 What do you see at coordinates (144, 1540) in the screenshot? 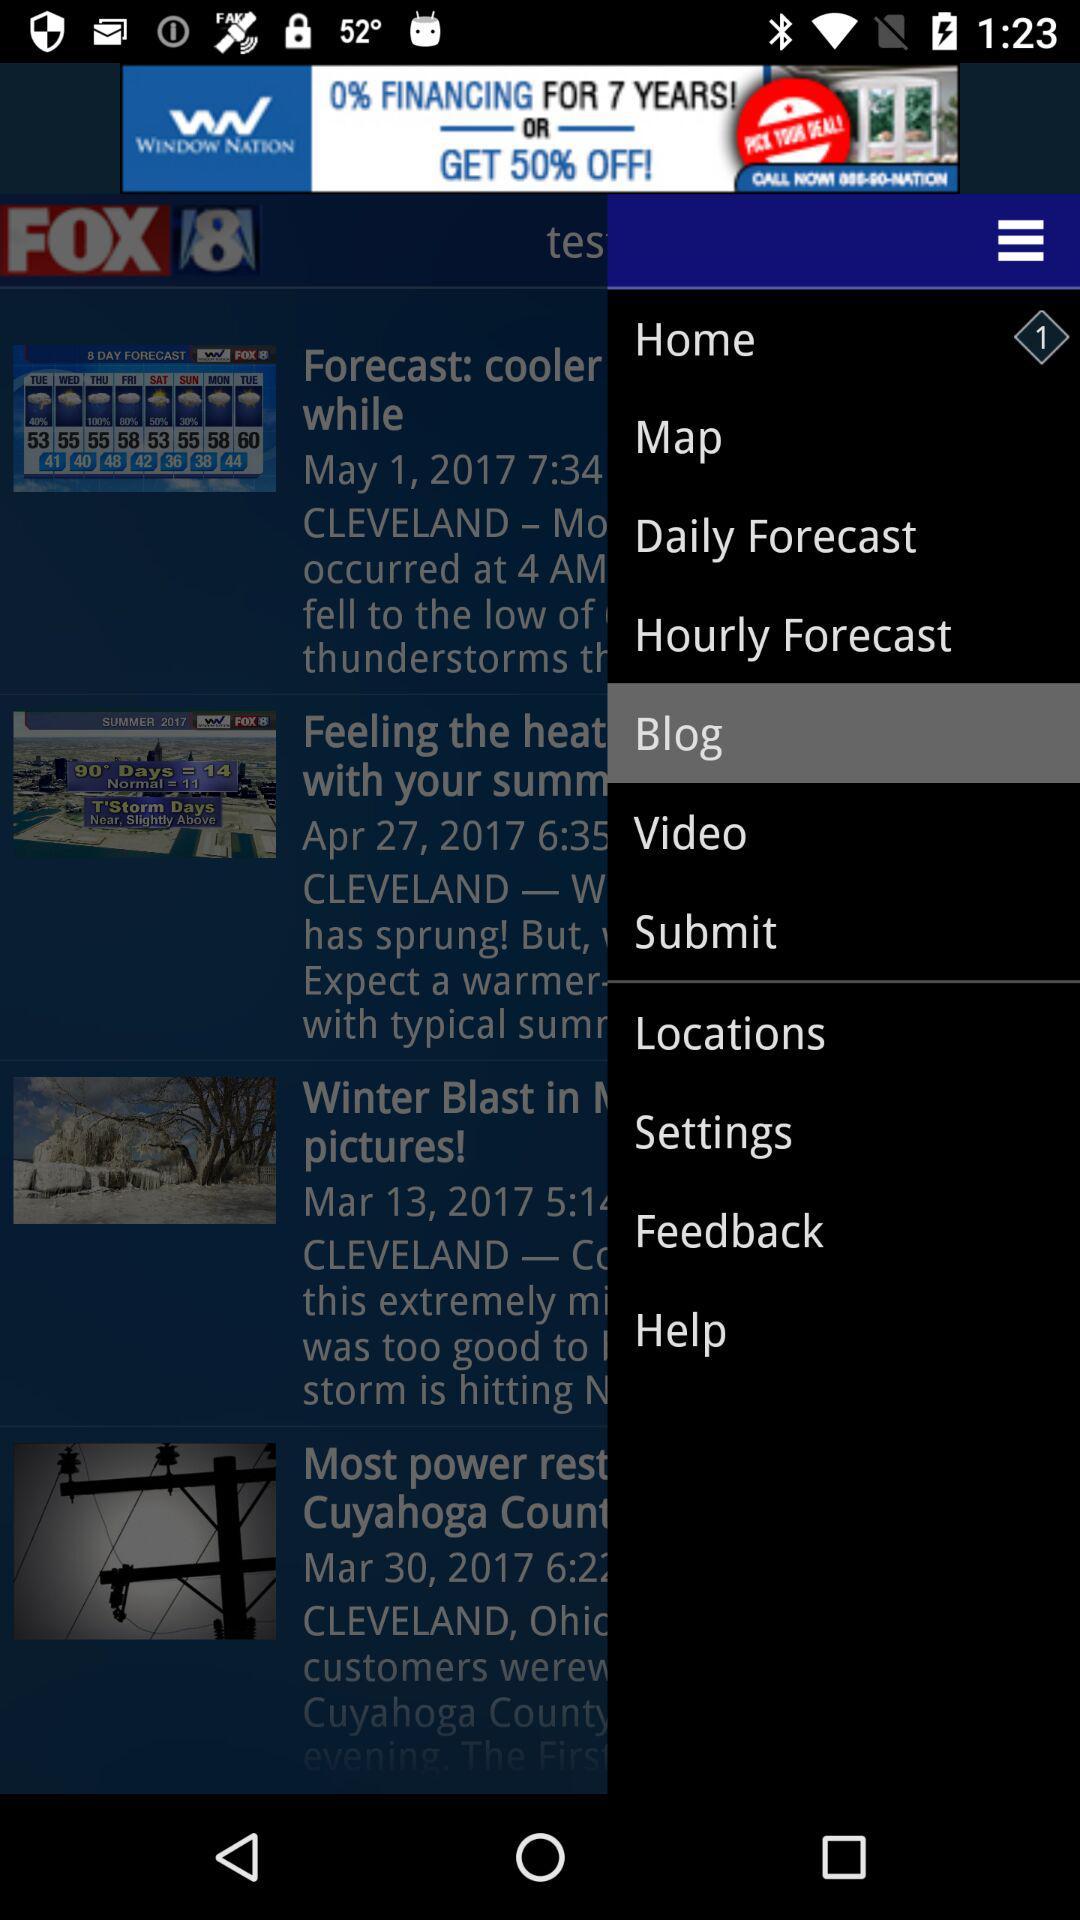
I see `the last image of the page` at bounding box center [144, 1540].